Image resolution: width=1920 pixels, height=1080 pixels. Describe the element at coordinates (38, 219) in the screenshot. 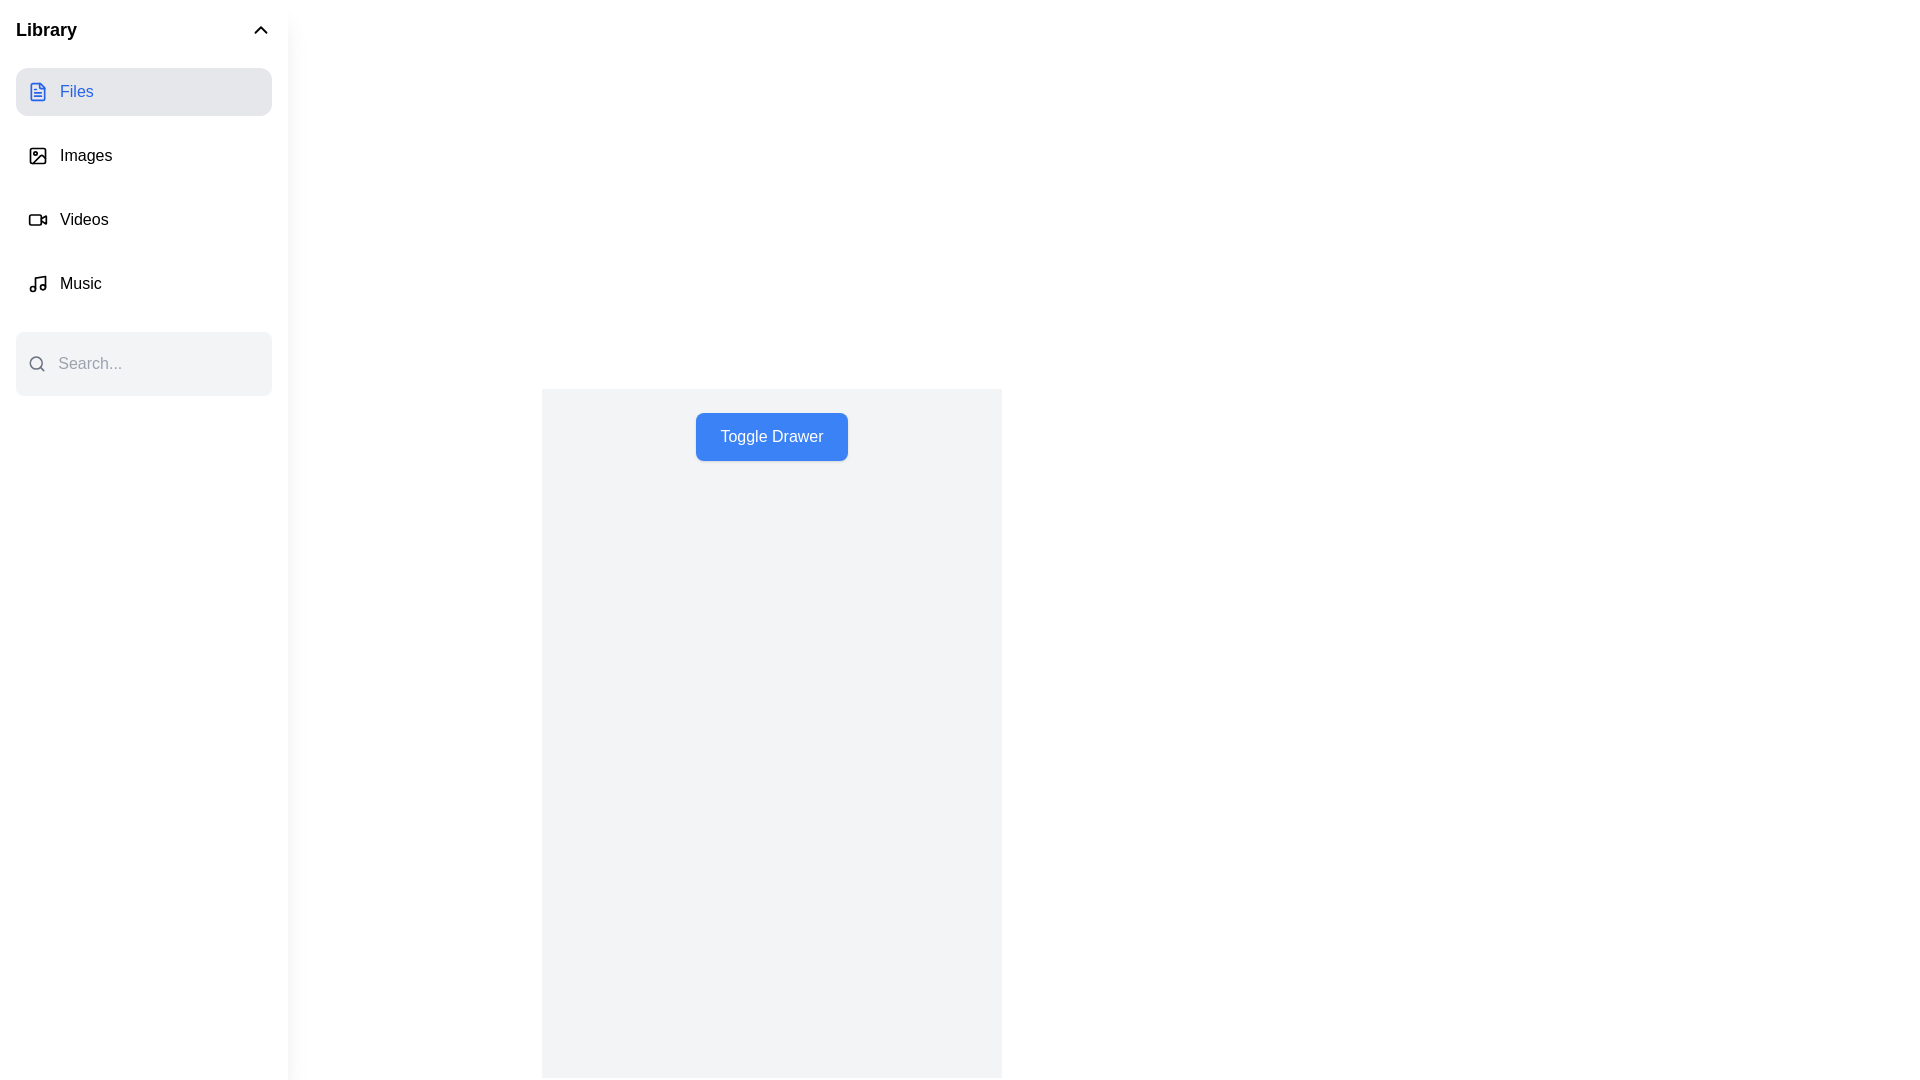

I see `the video icon located in the vertical menu on the left side of the interface, positioned below the 'Images' icon and above the 'Music' icon` at that location.